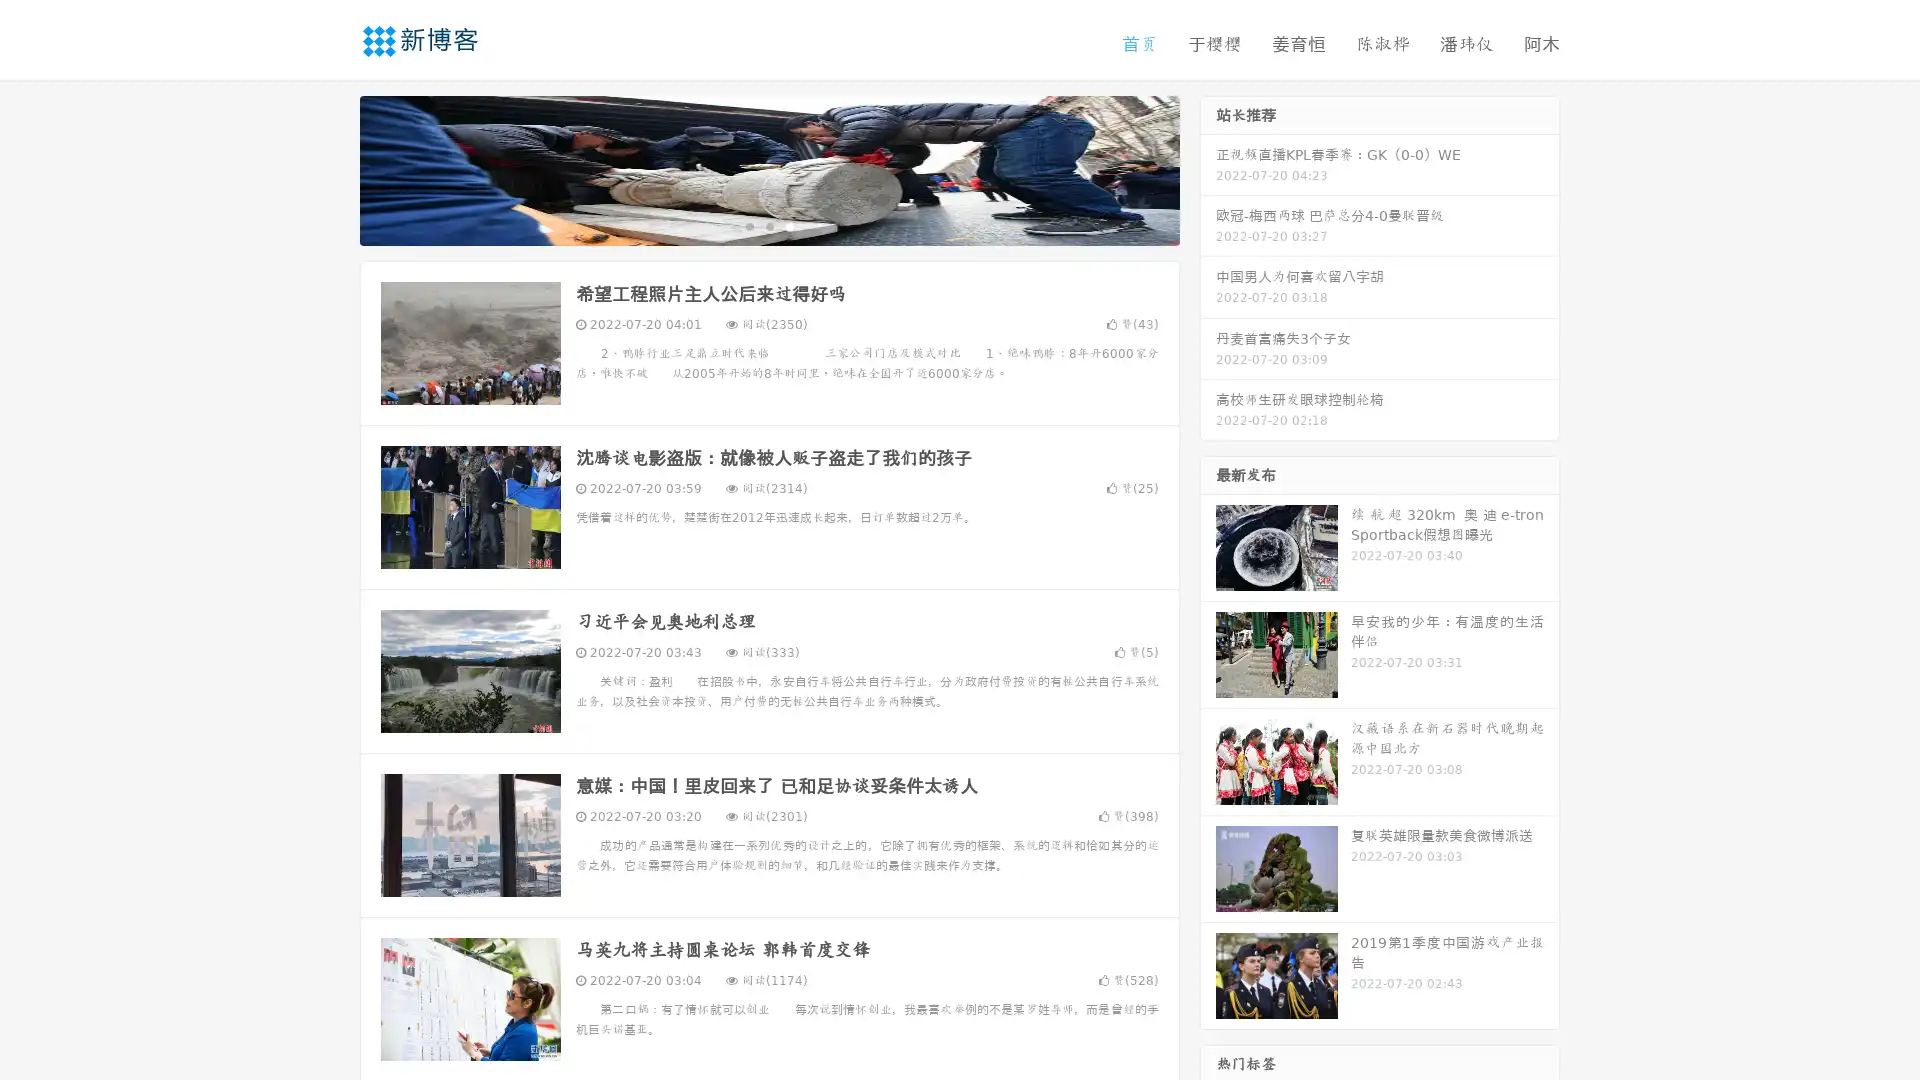  Describe the element at coordinates (768, 225) in the screenshot. I see `Go to slide 2` at that location.